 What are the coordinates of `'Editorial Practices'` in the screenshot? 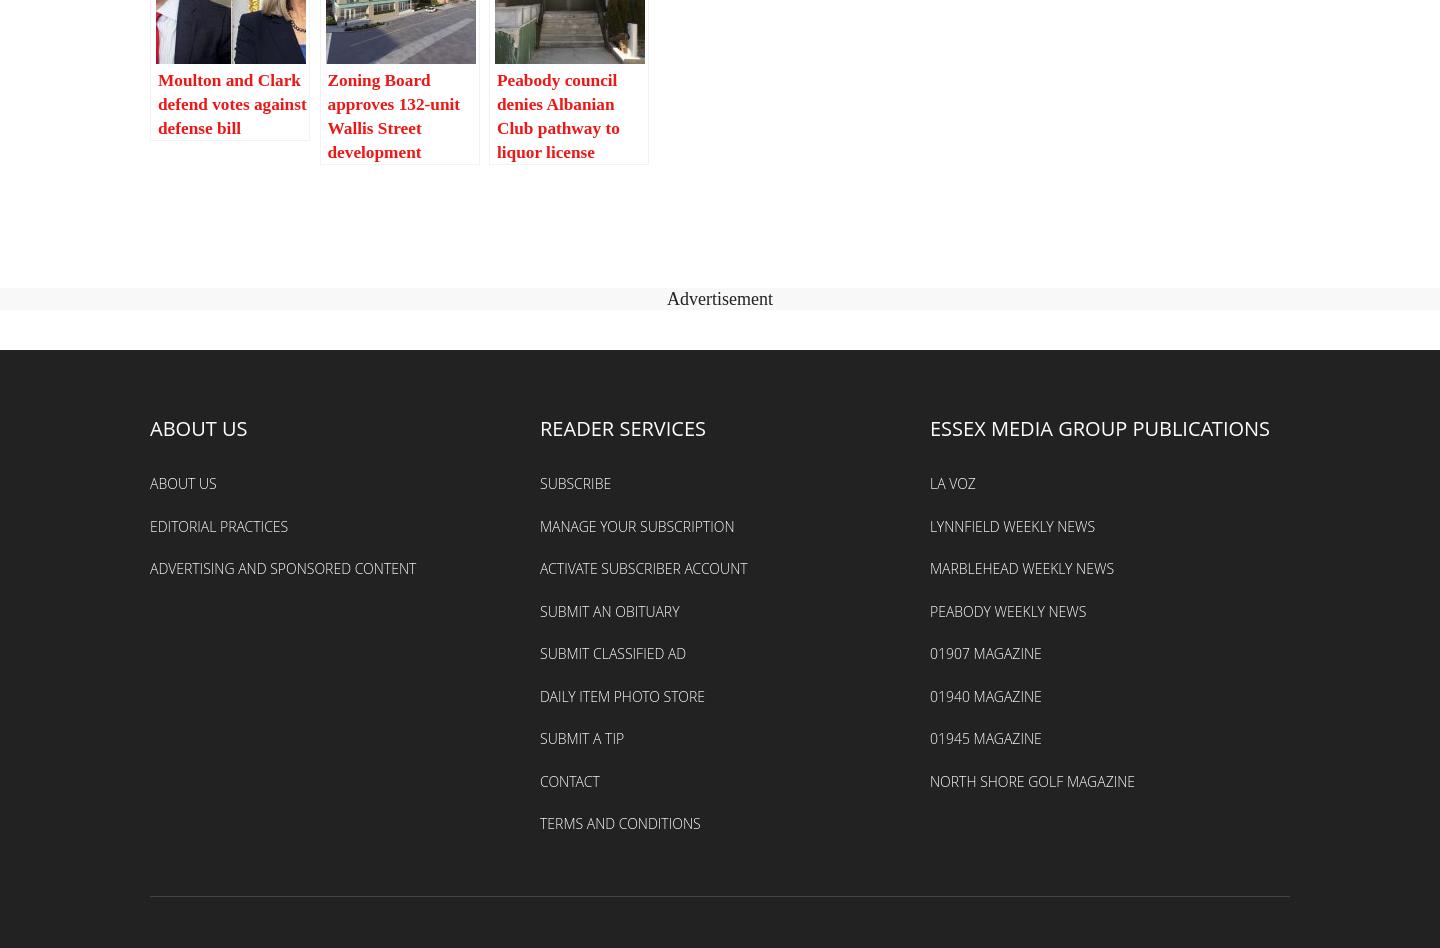 It's located at (219, 525).